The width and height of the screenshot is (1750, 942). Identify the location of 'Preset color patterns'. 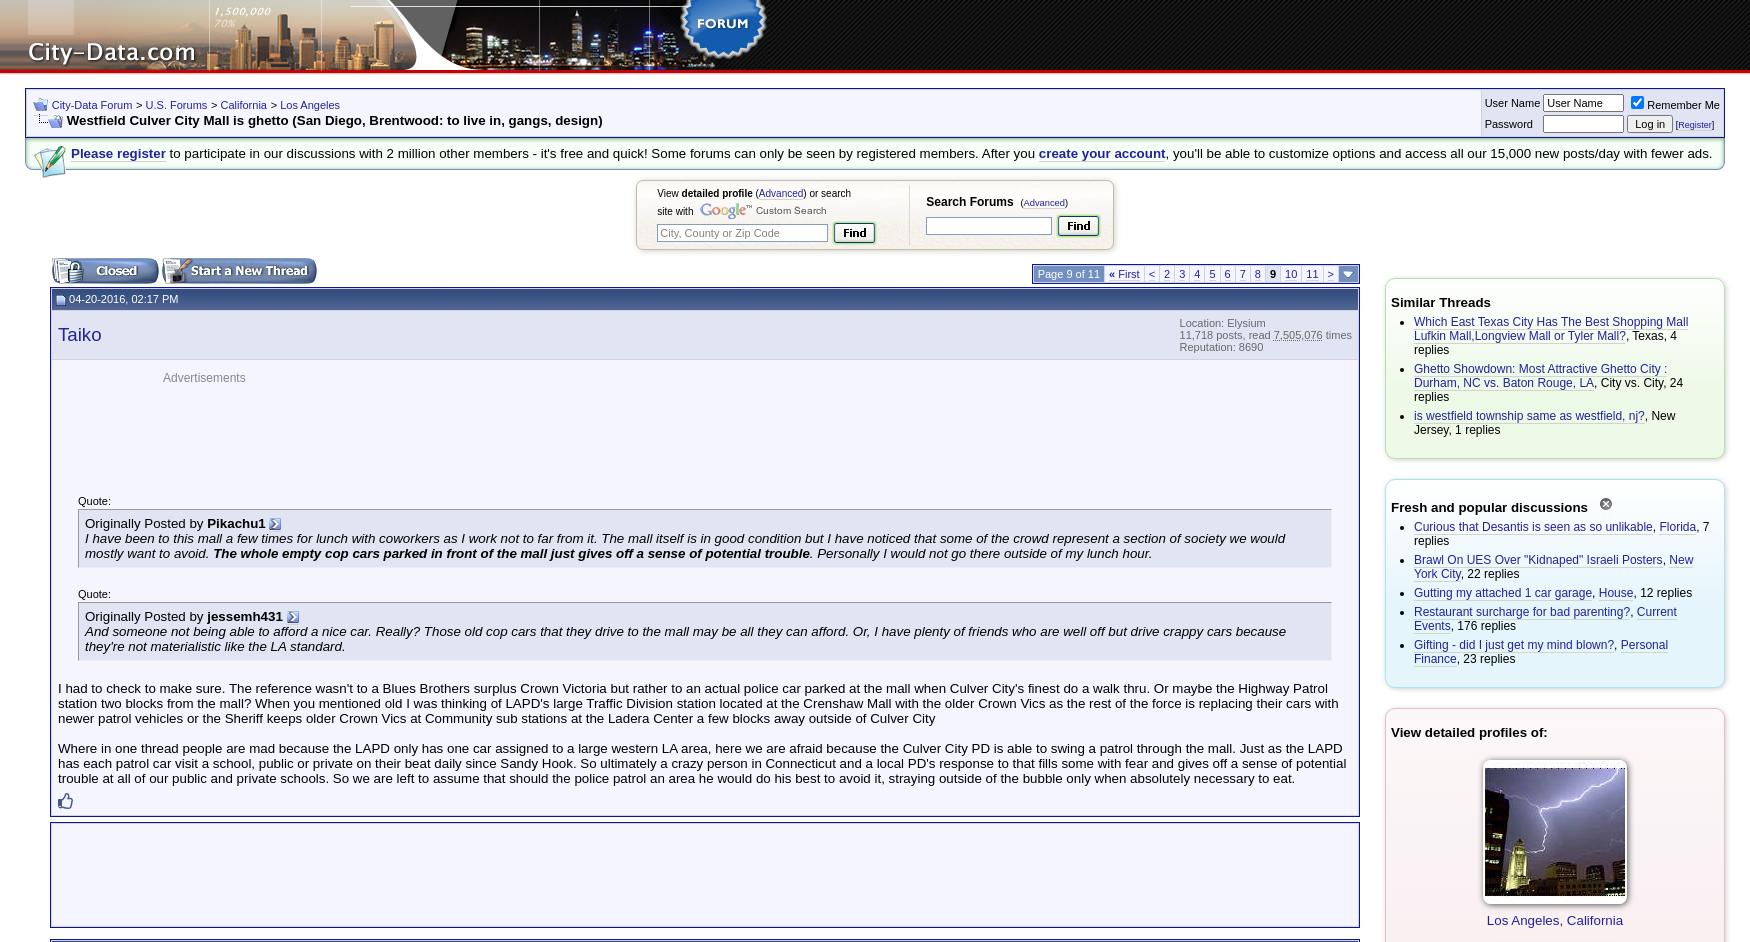
(15, 36).